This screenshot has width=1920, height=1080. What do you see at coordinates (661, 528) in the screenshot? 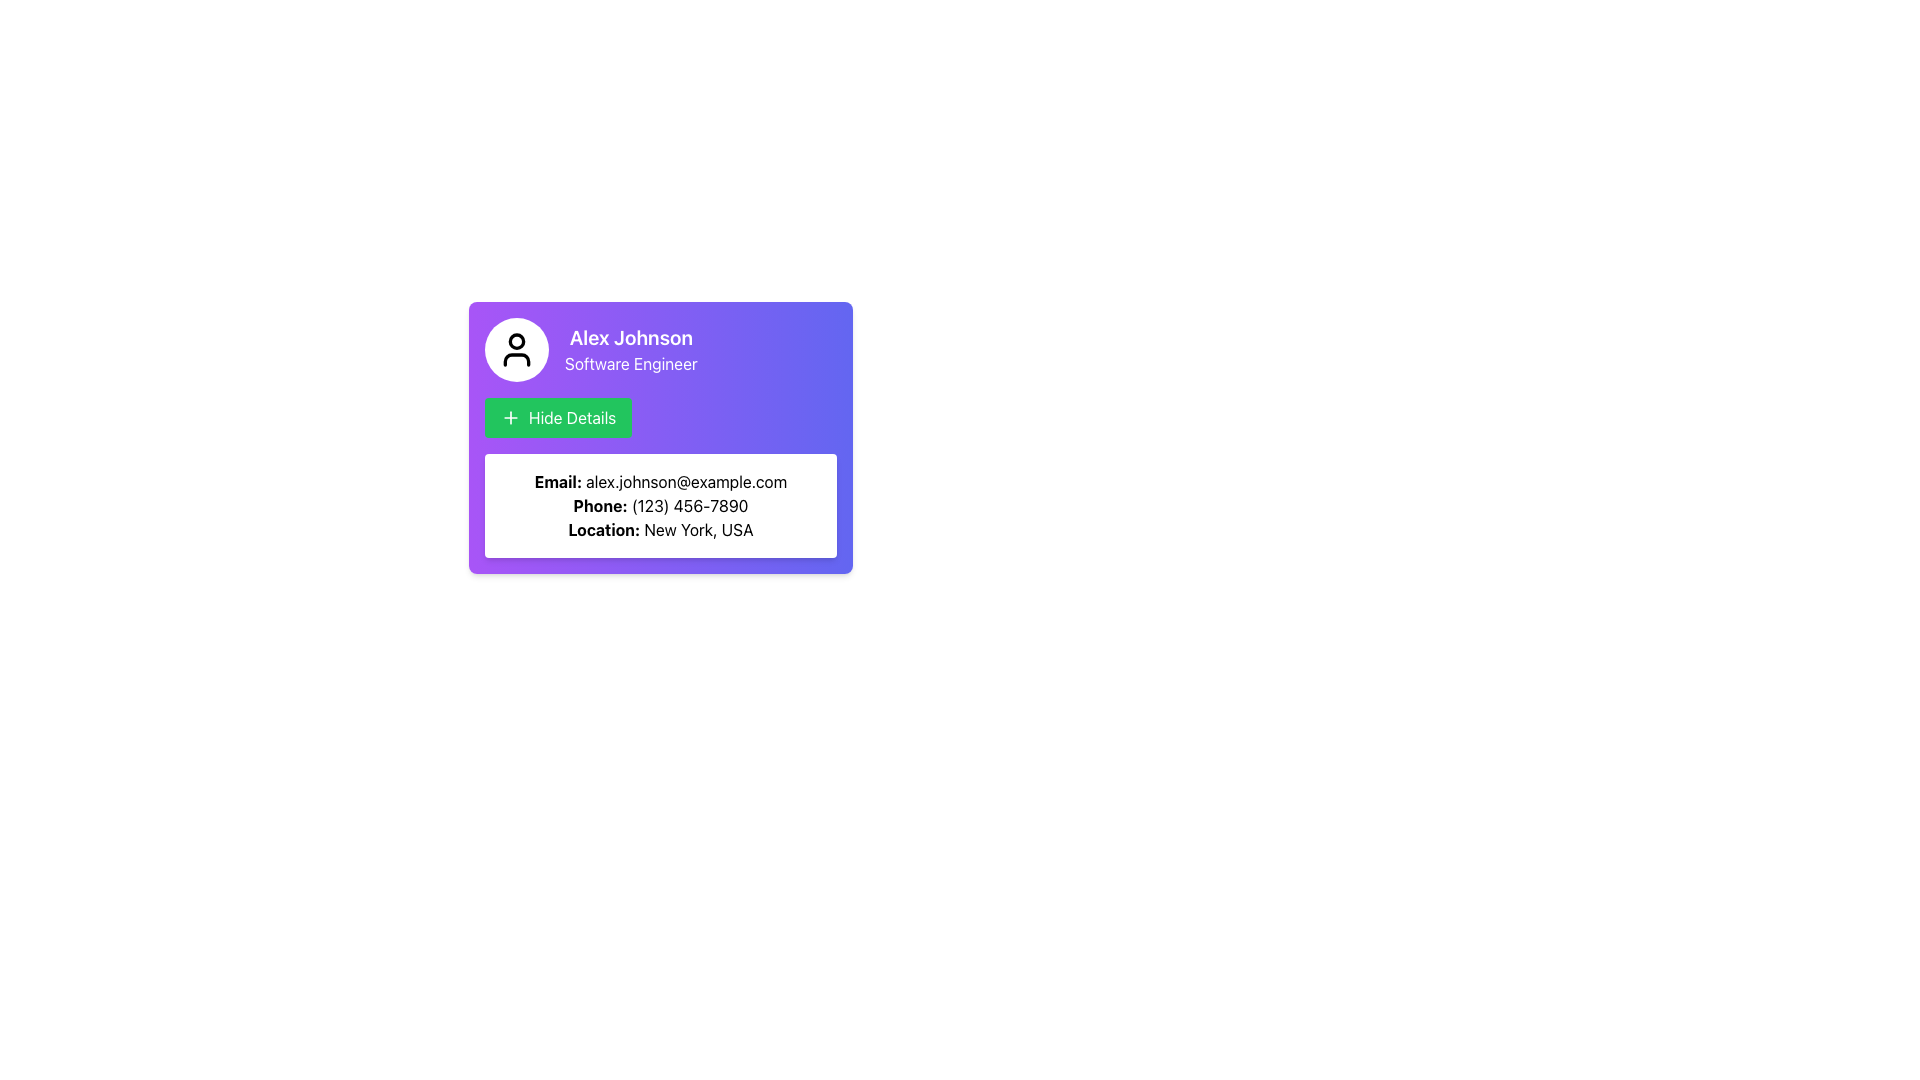
I see `the 'Location: New York, USA' text label which is styled in bold and is the third text entry in the user details card` at bounding box center [661, 528].